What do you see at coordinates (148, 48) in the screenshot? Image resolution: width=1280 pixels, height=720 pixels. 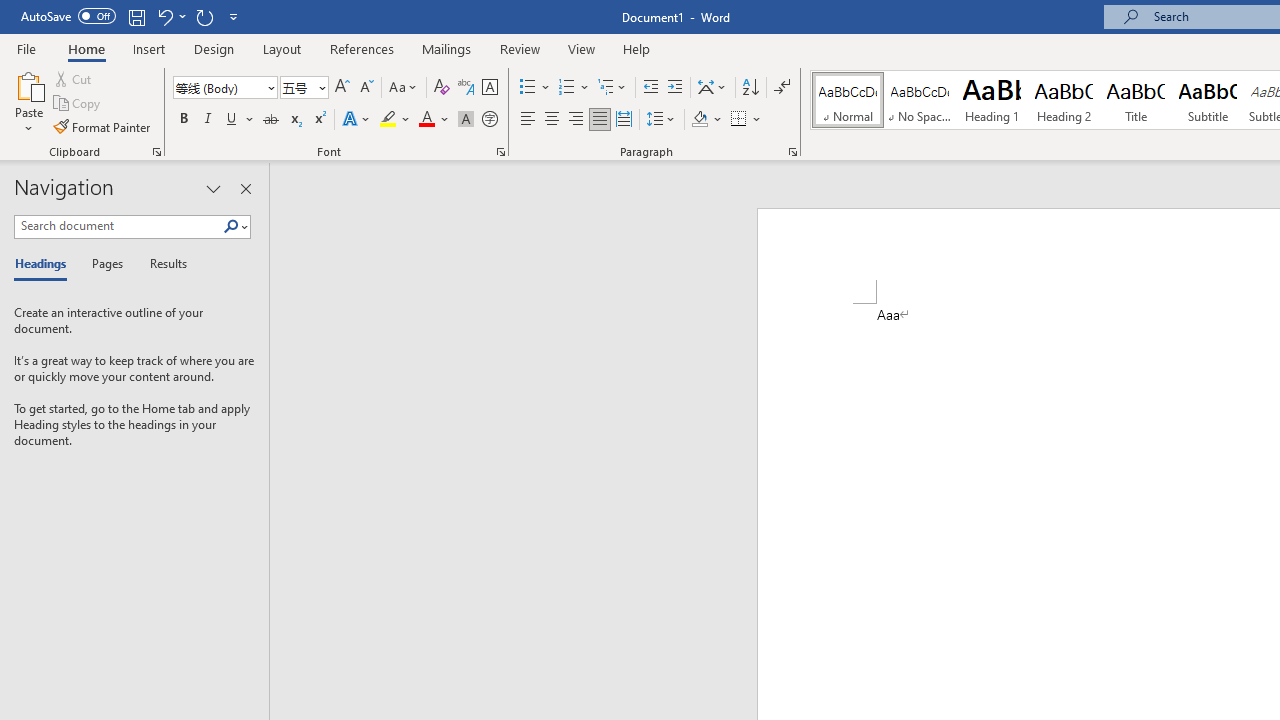 I see `'Insert'` at bounding box center [148, 48].